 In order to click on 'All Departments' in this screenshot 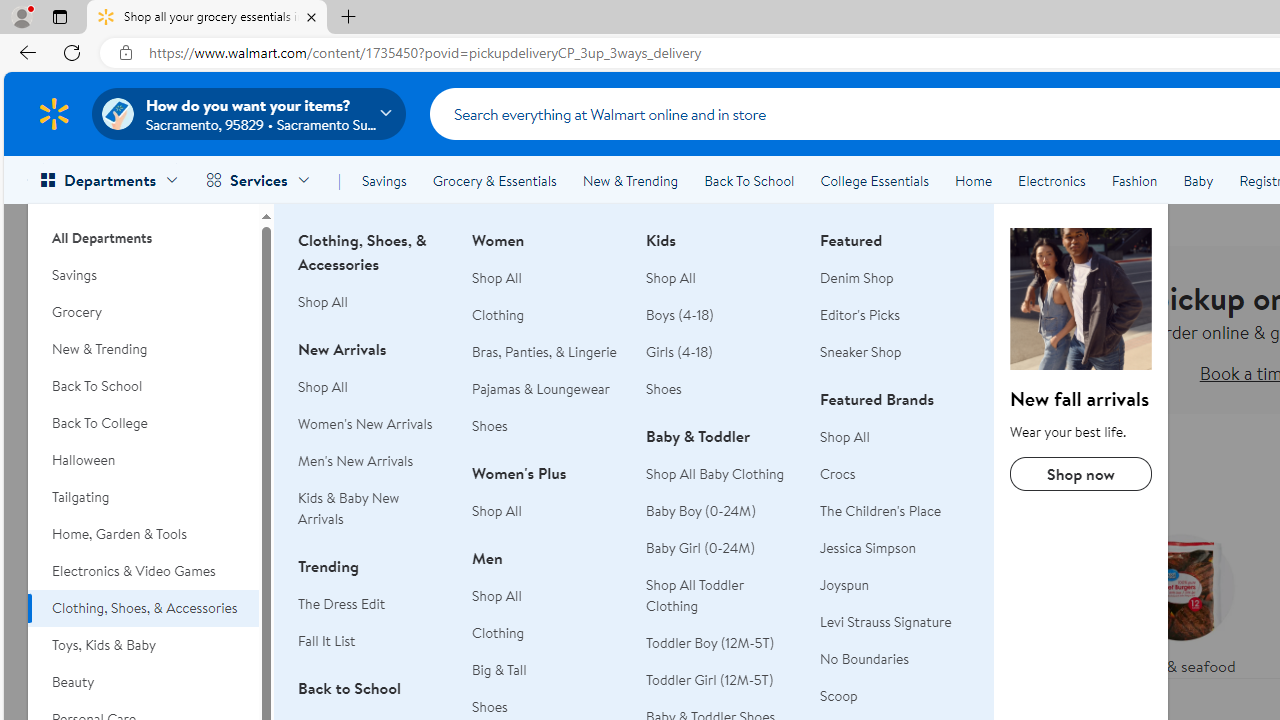, I will do `click(142, 229)`.